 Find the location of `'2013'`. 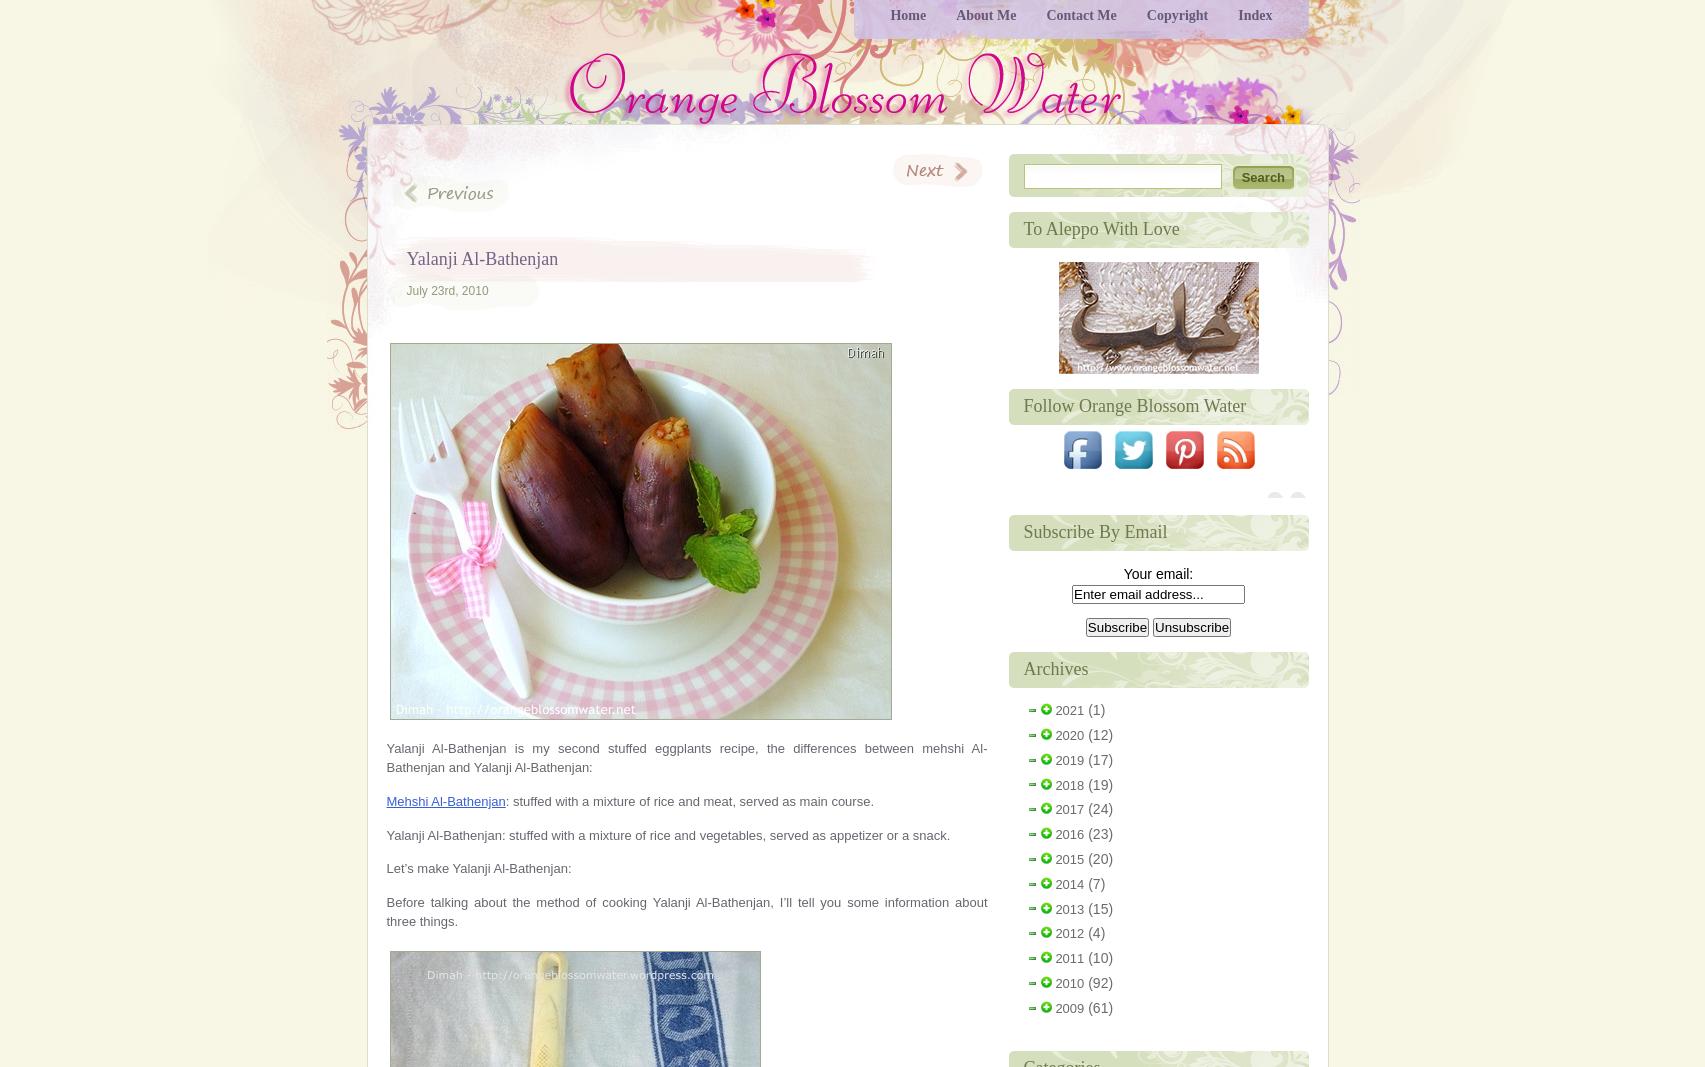

'2013' is located at coordinates (1068, 908).